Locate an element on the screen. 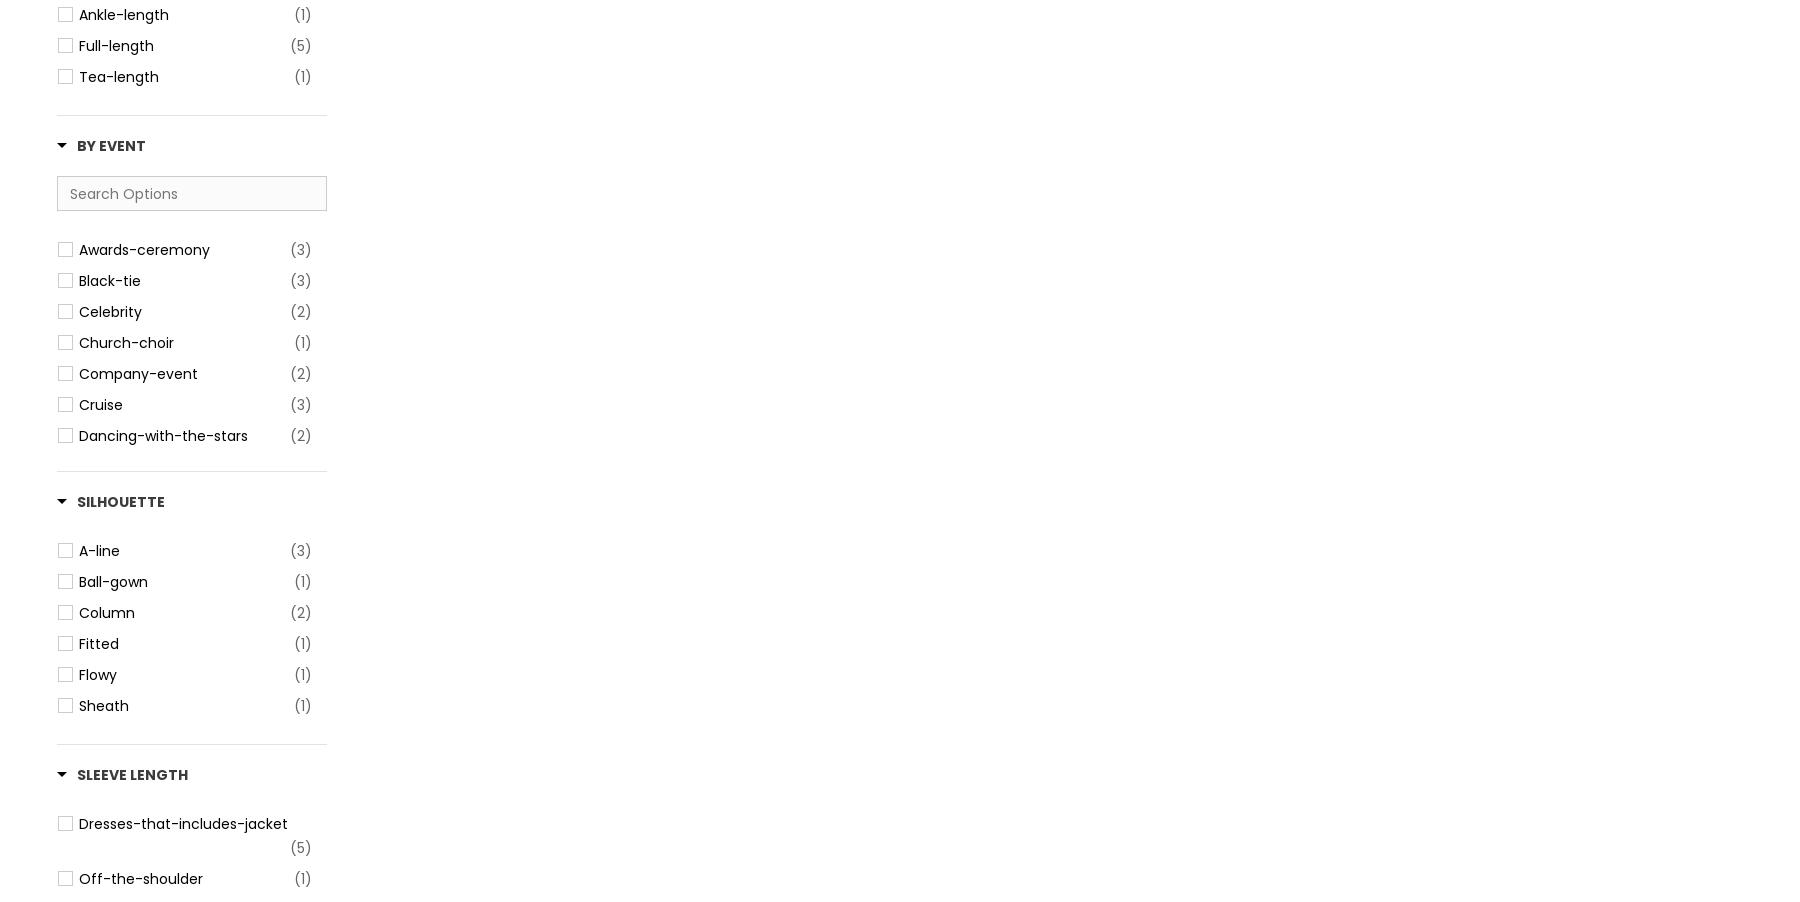 This screenshot has width=1800, height=902. 'By Event' is located at coordinates (110, 146).